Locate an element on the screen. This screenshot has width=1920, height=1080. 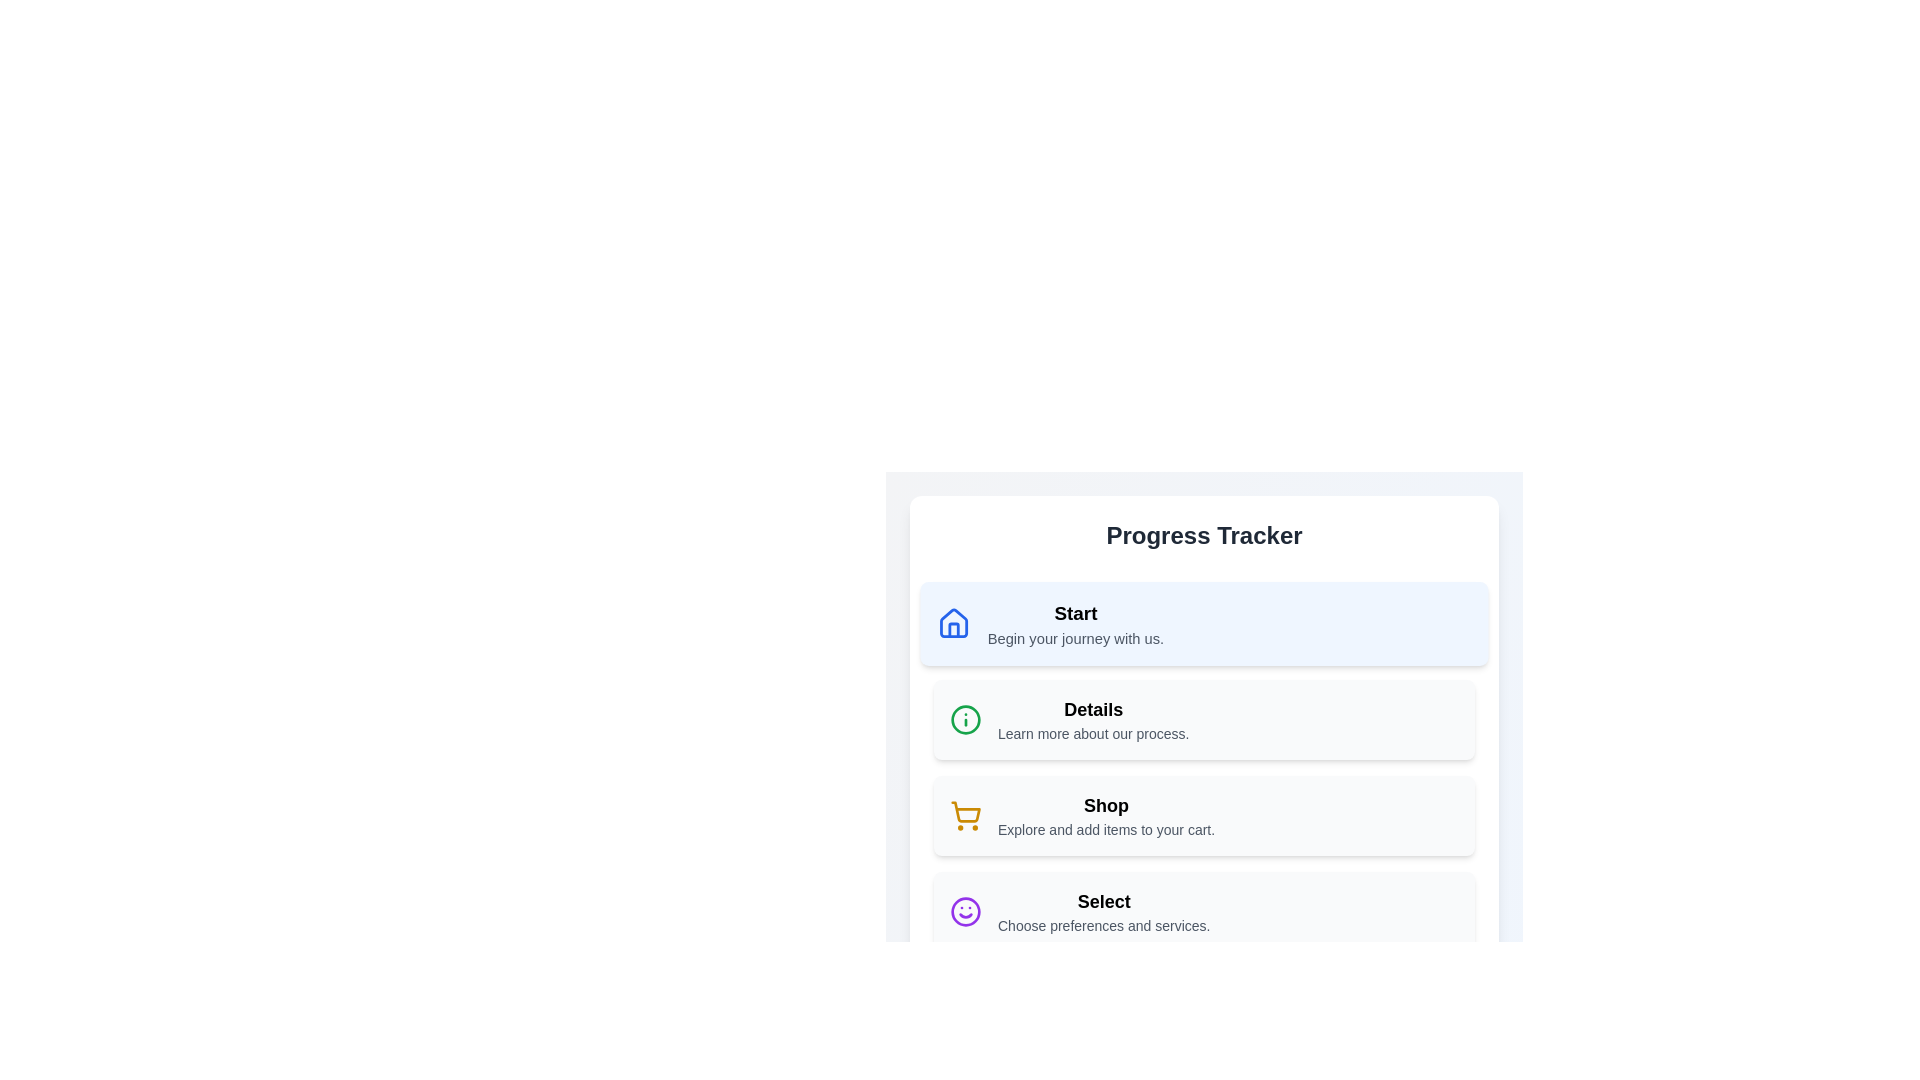
the first static informational card in the 'Progress Tracker' interface, which has a light blue background and serves as a navigational element is located at coordinates (1203, 623).